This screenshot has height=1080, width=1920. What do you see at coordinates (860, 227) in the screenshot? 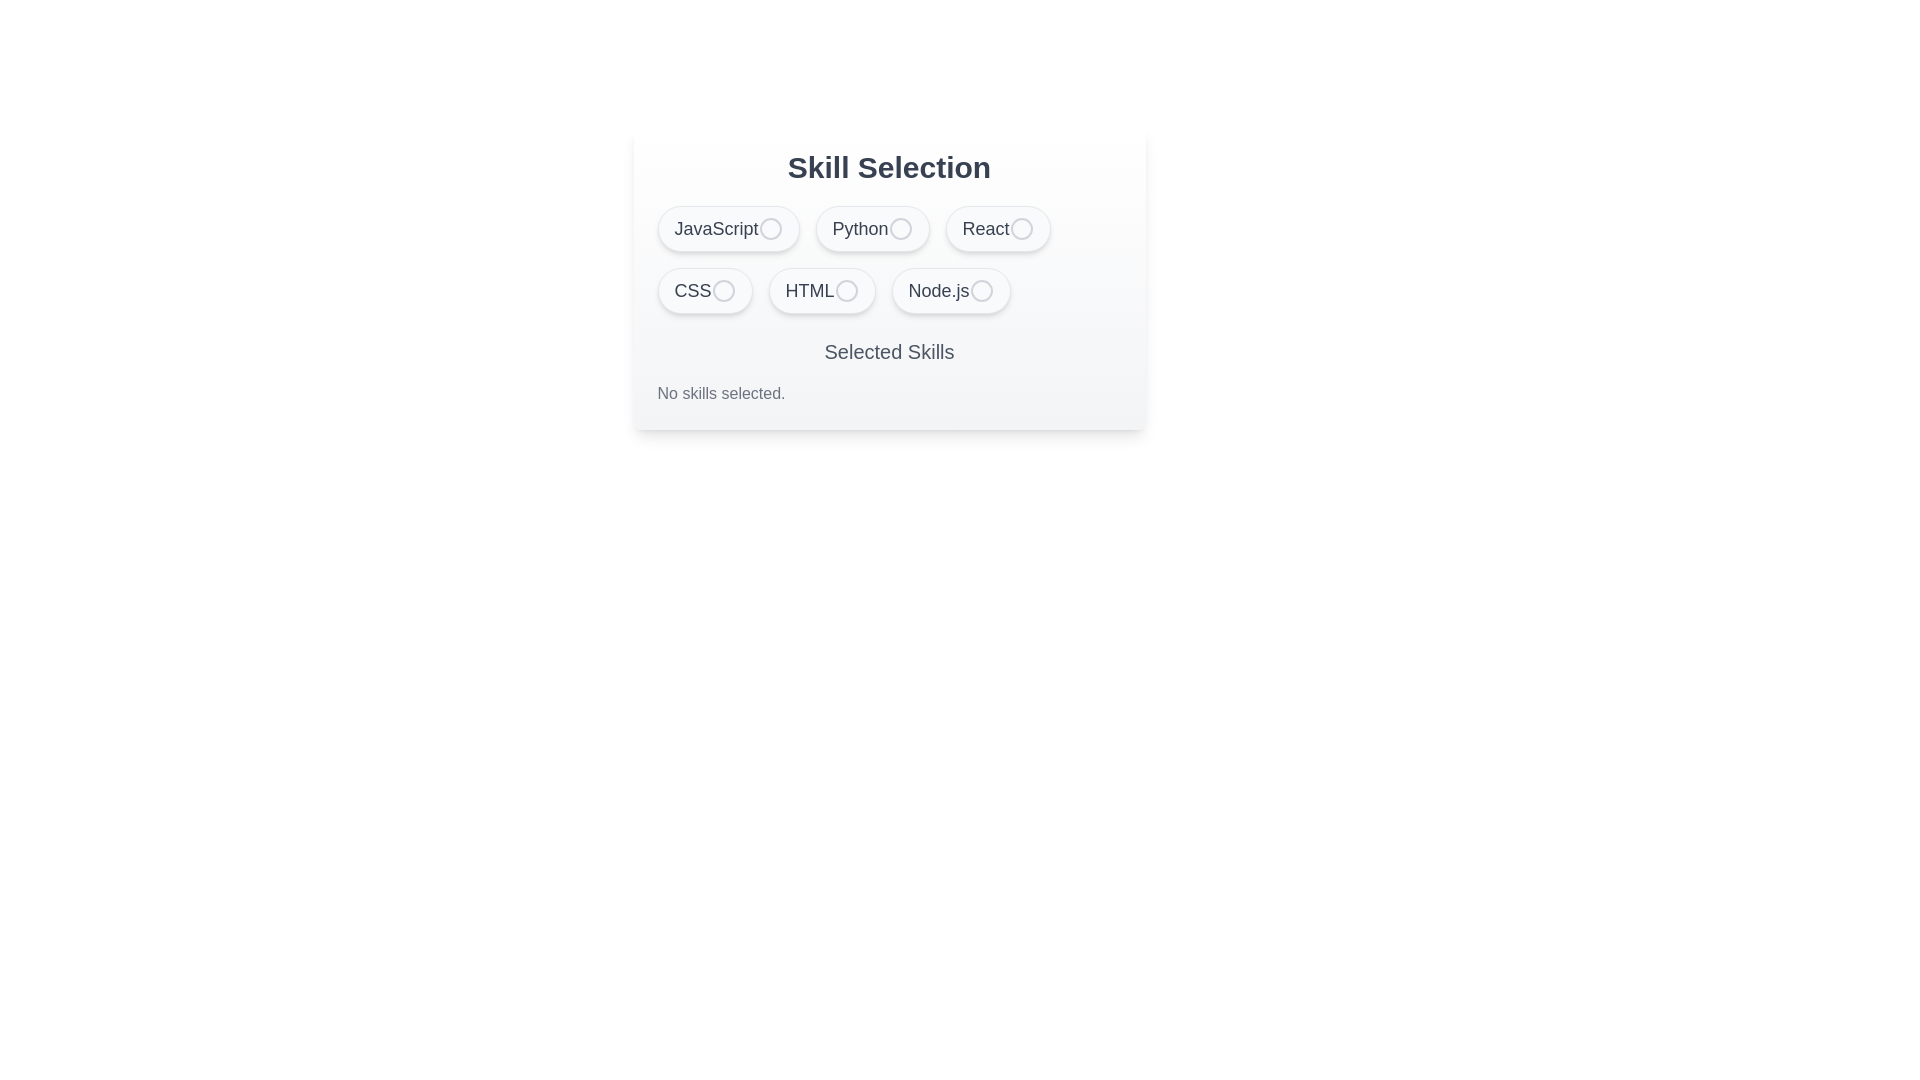
I see `the button surrounding the 'Python' text label, which is the second button in the row of skill selection options` at bounding box center [860, 227].